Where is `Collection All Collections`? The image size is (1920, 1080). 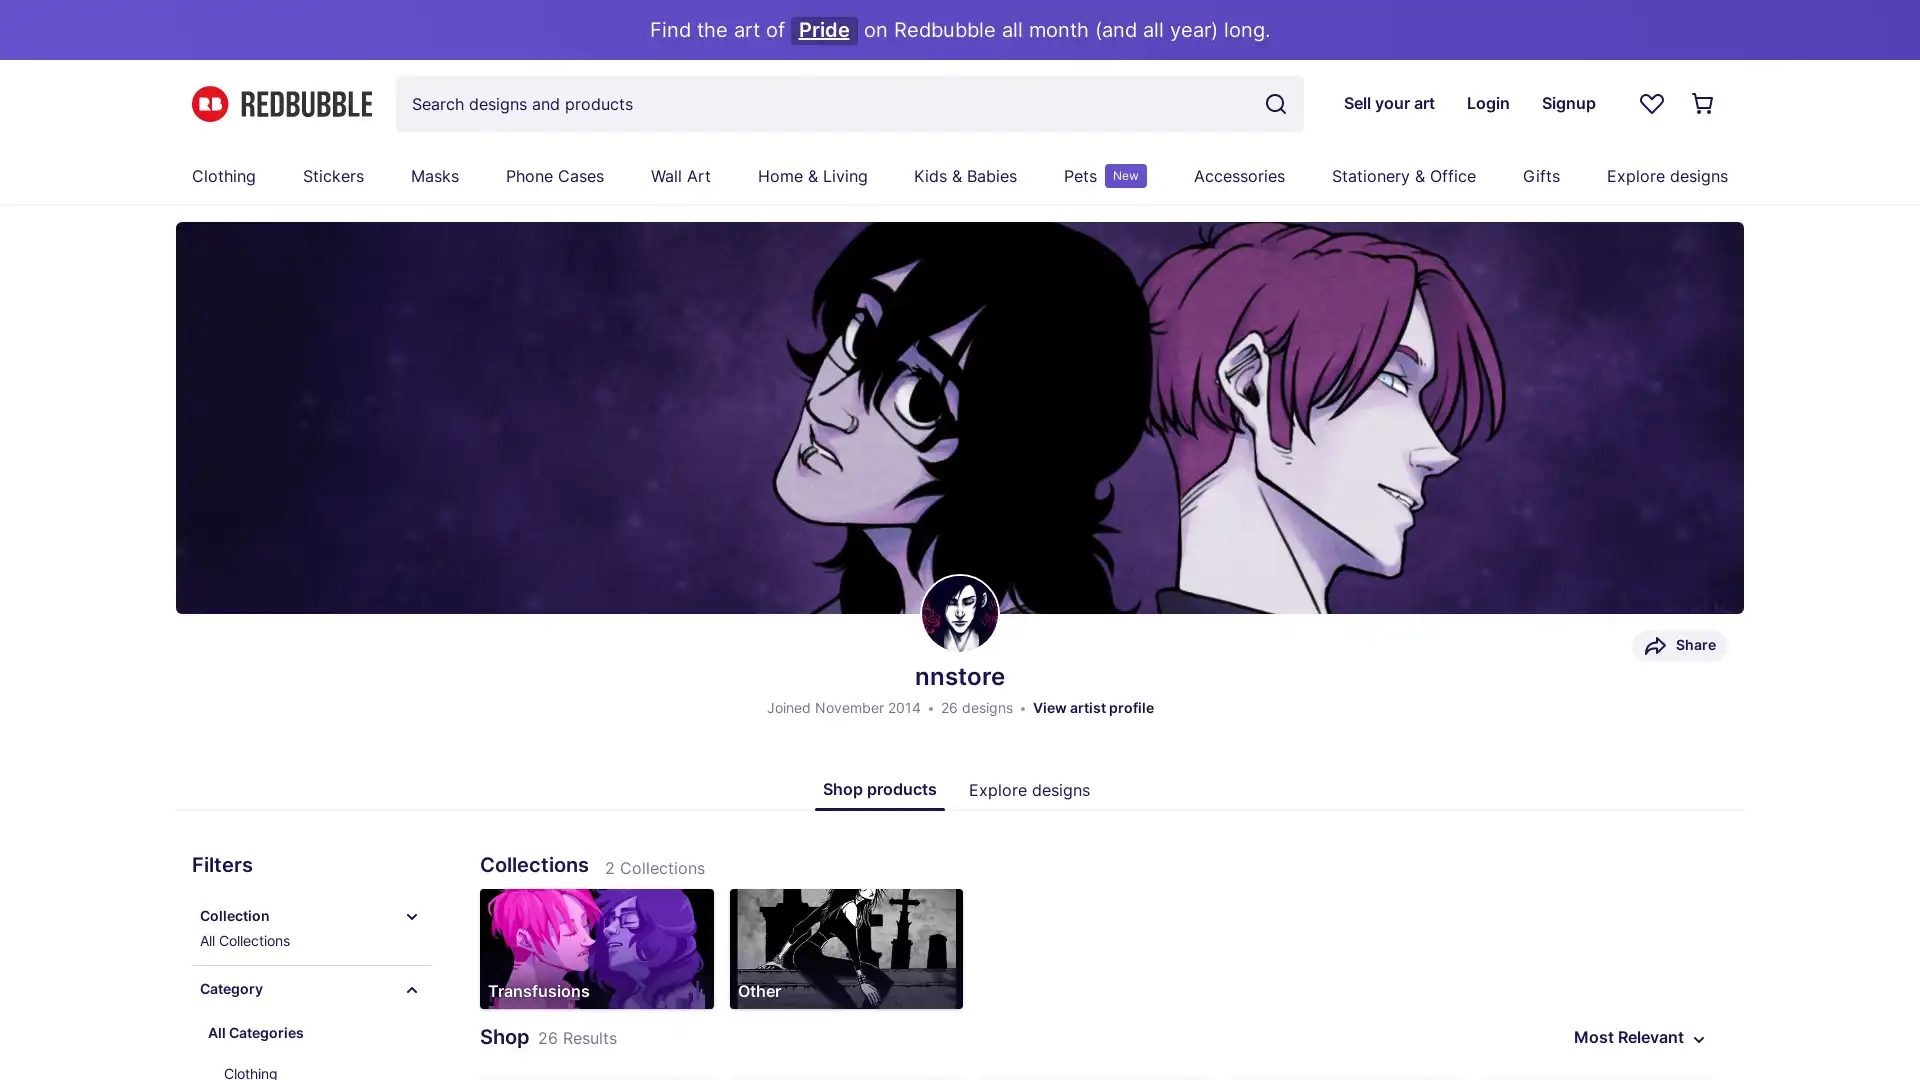 Collection All Collections is located at coordinates (311, 929).